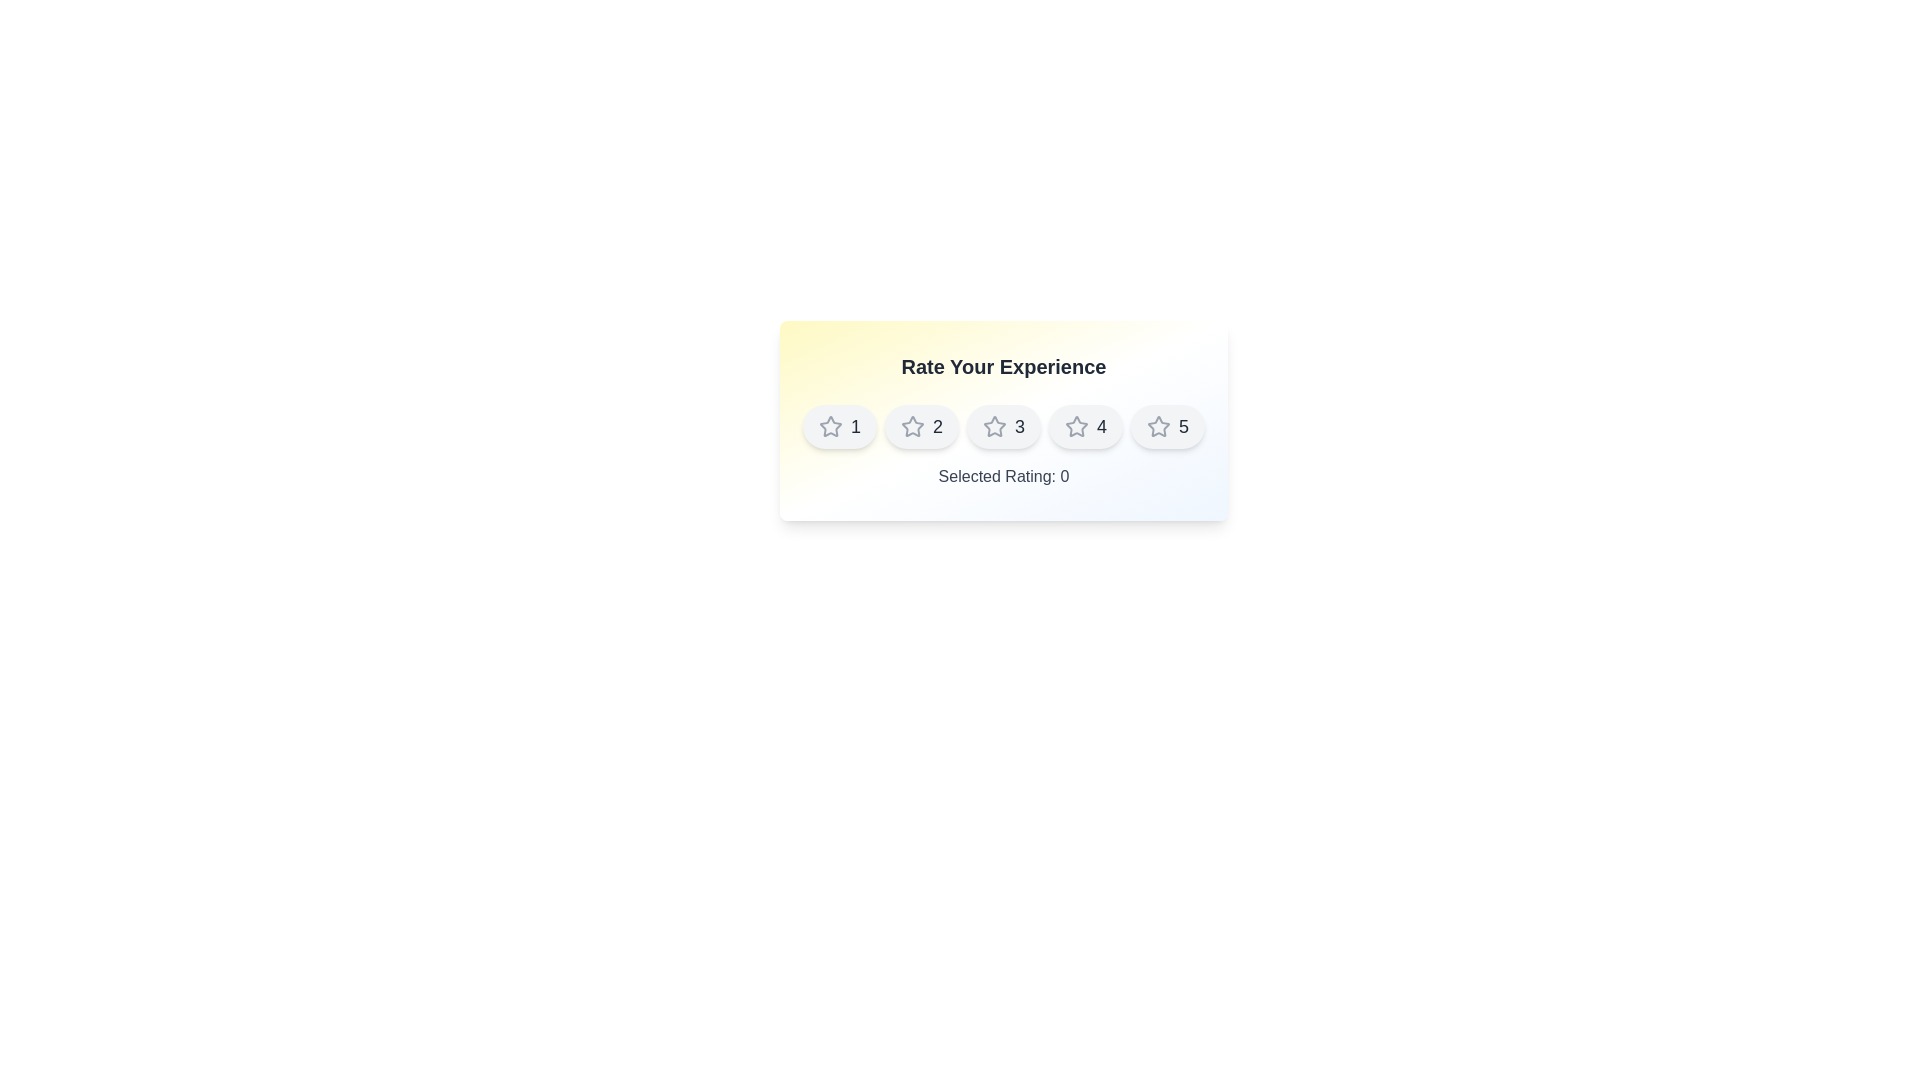  I want to click on the star corresponding to the rating value 5, so click(1168, 426).